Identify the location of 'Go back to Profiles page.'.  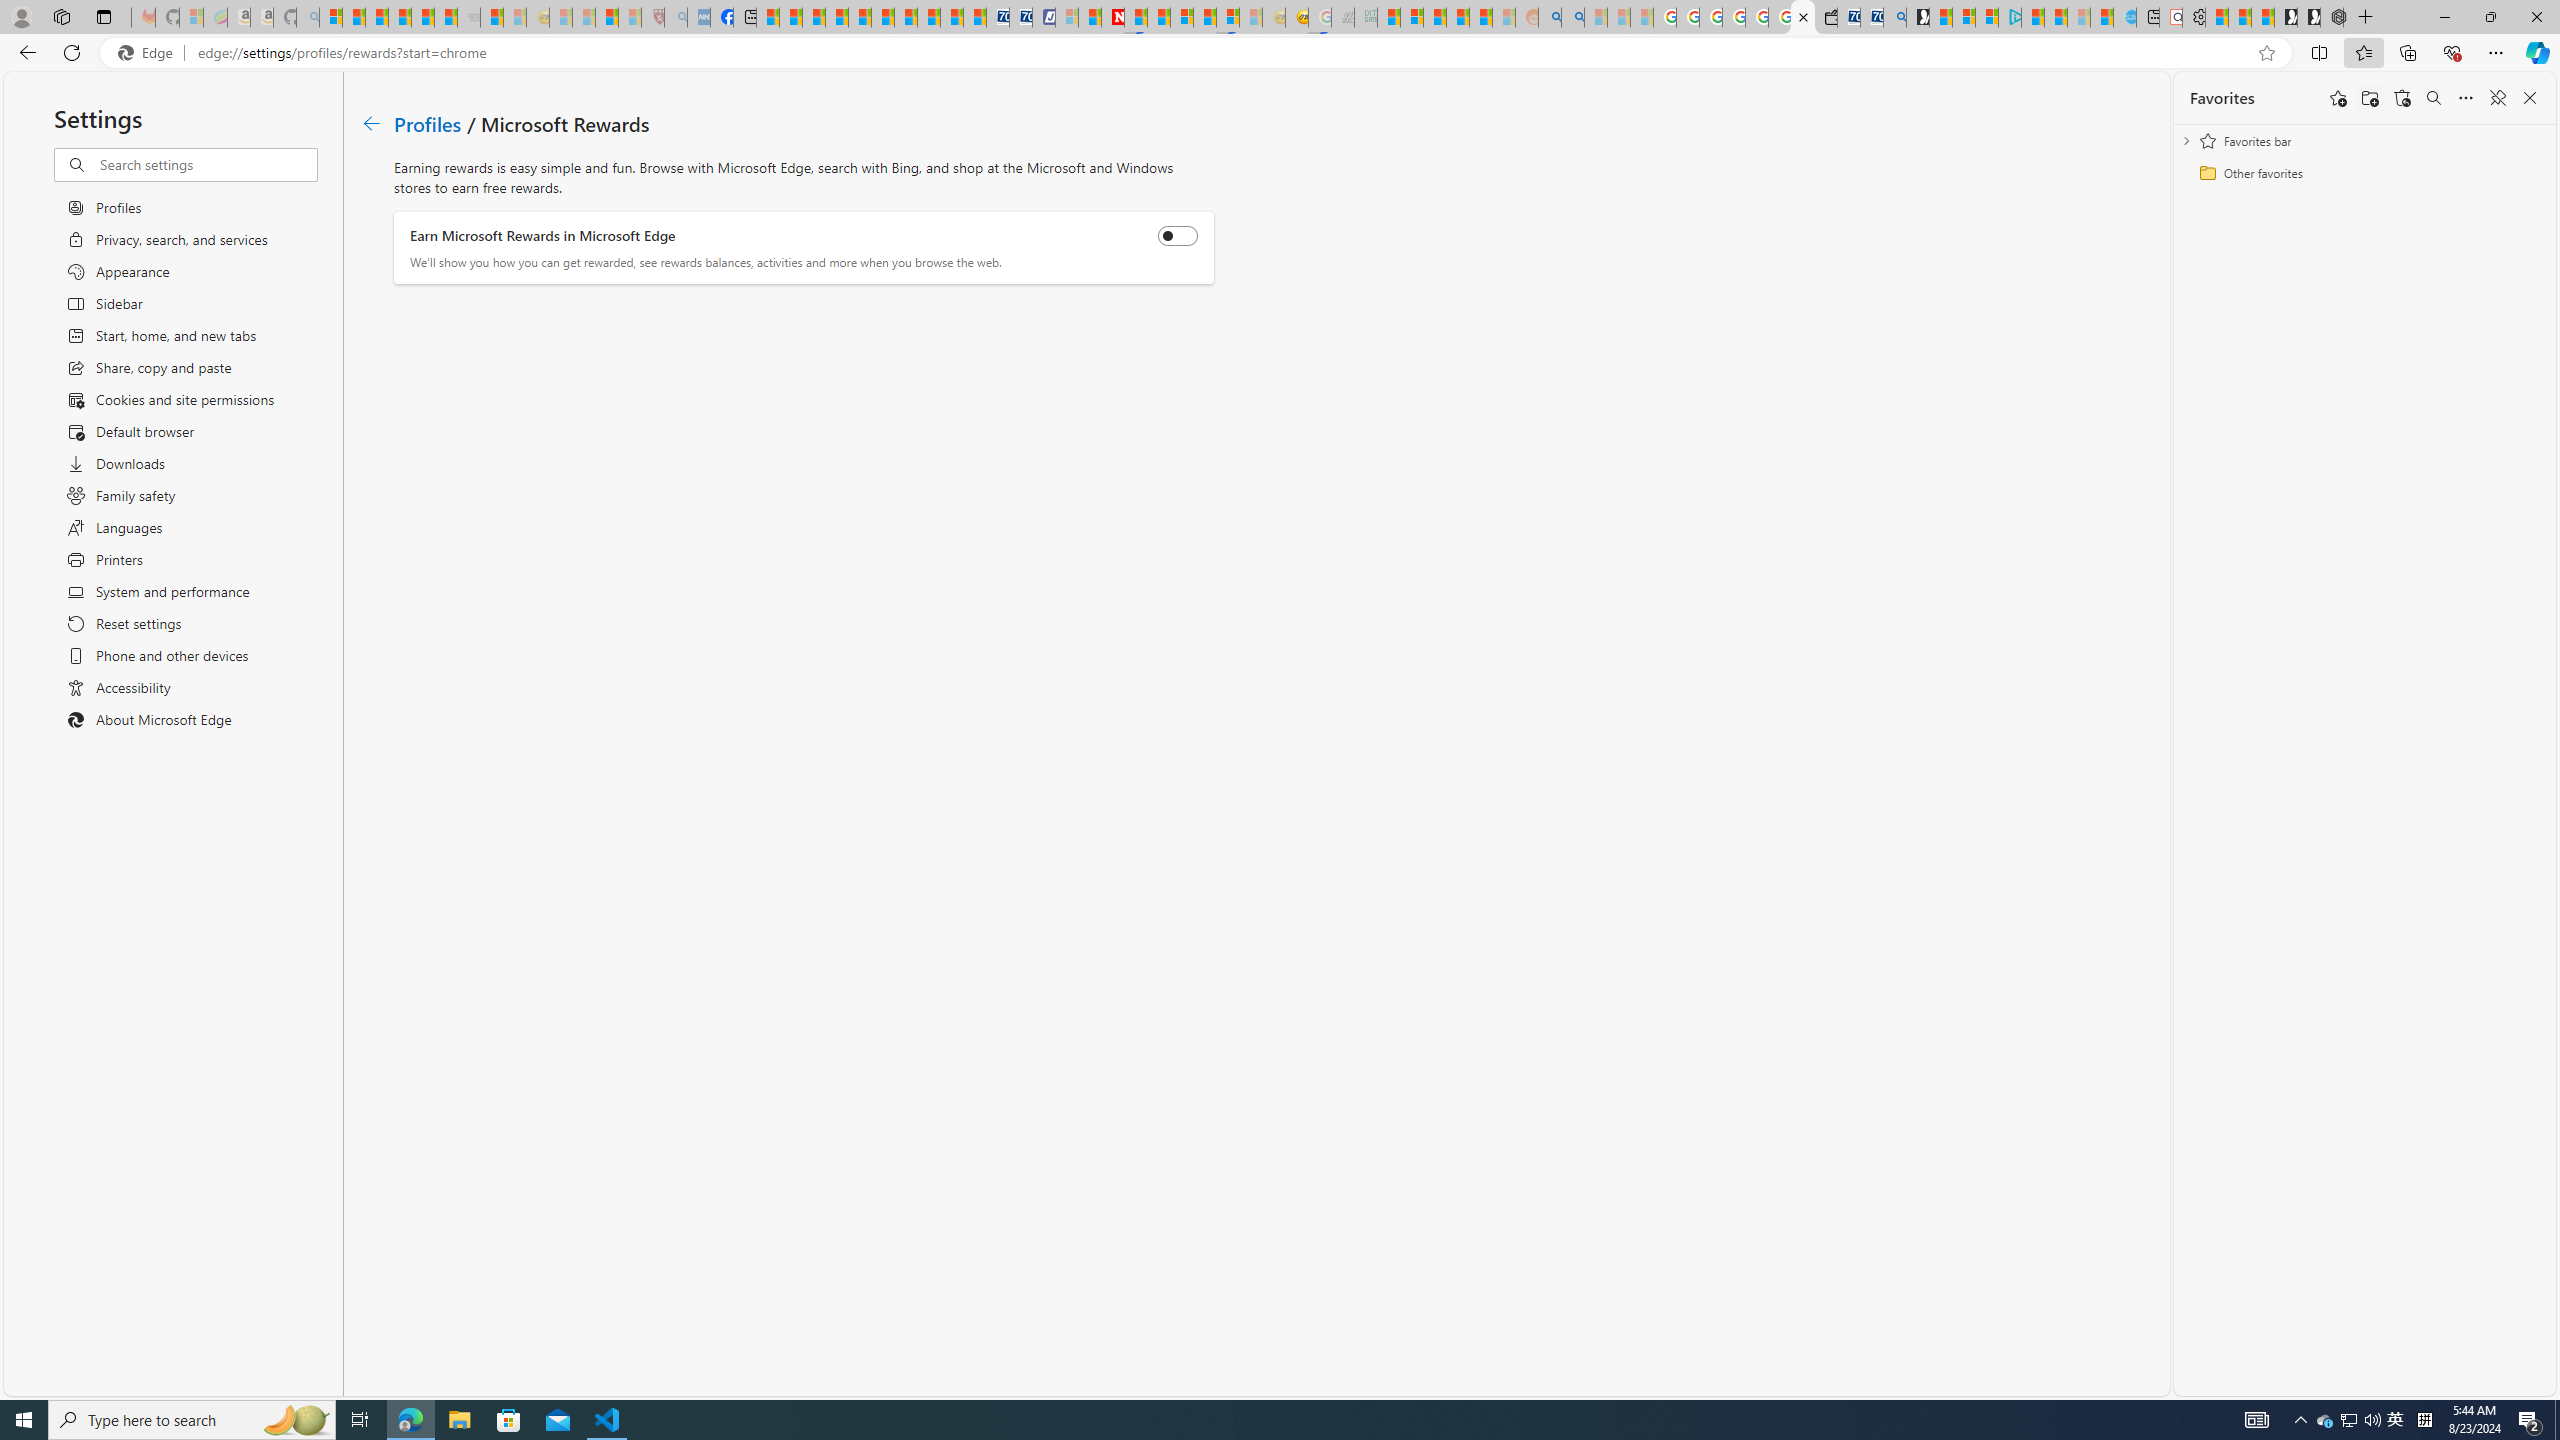
(370, 123).